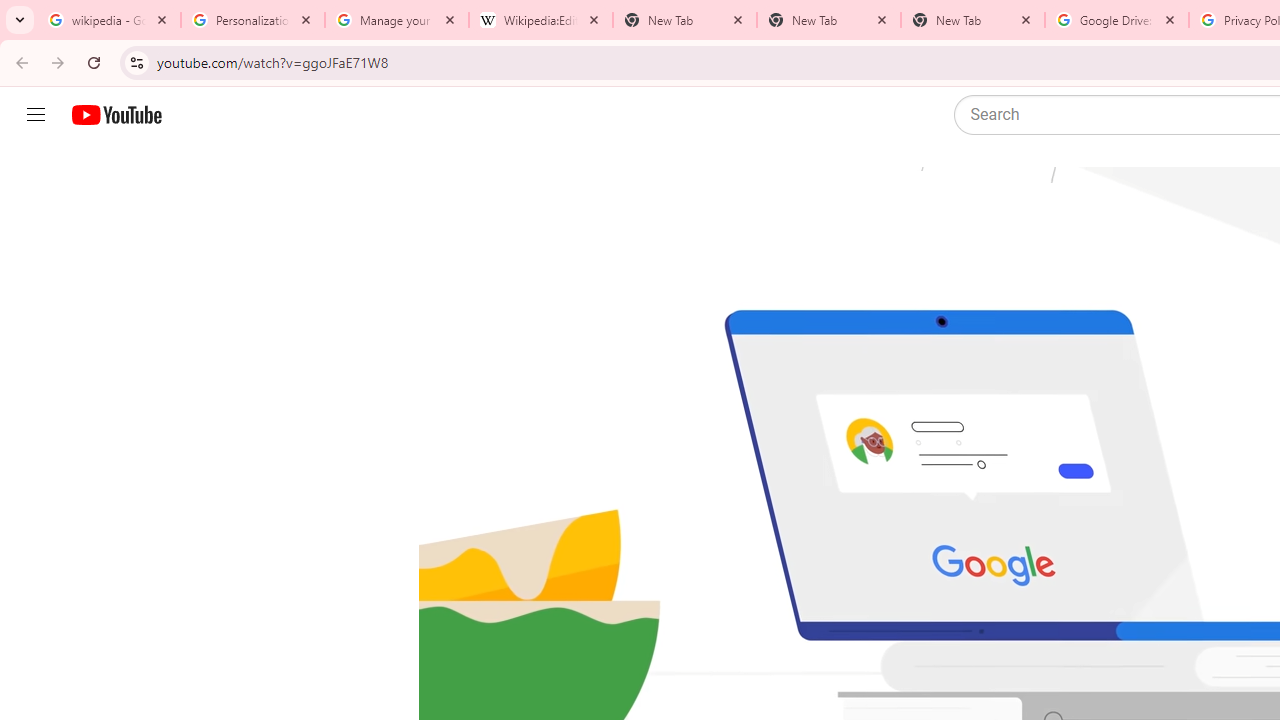  I want to click on 'Personalization & Google Search results - Google Search Help', so click(251, 20).